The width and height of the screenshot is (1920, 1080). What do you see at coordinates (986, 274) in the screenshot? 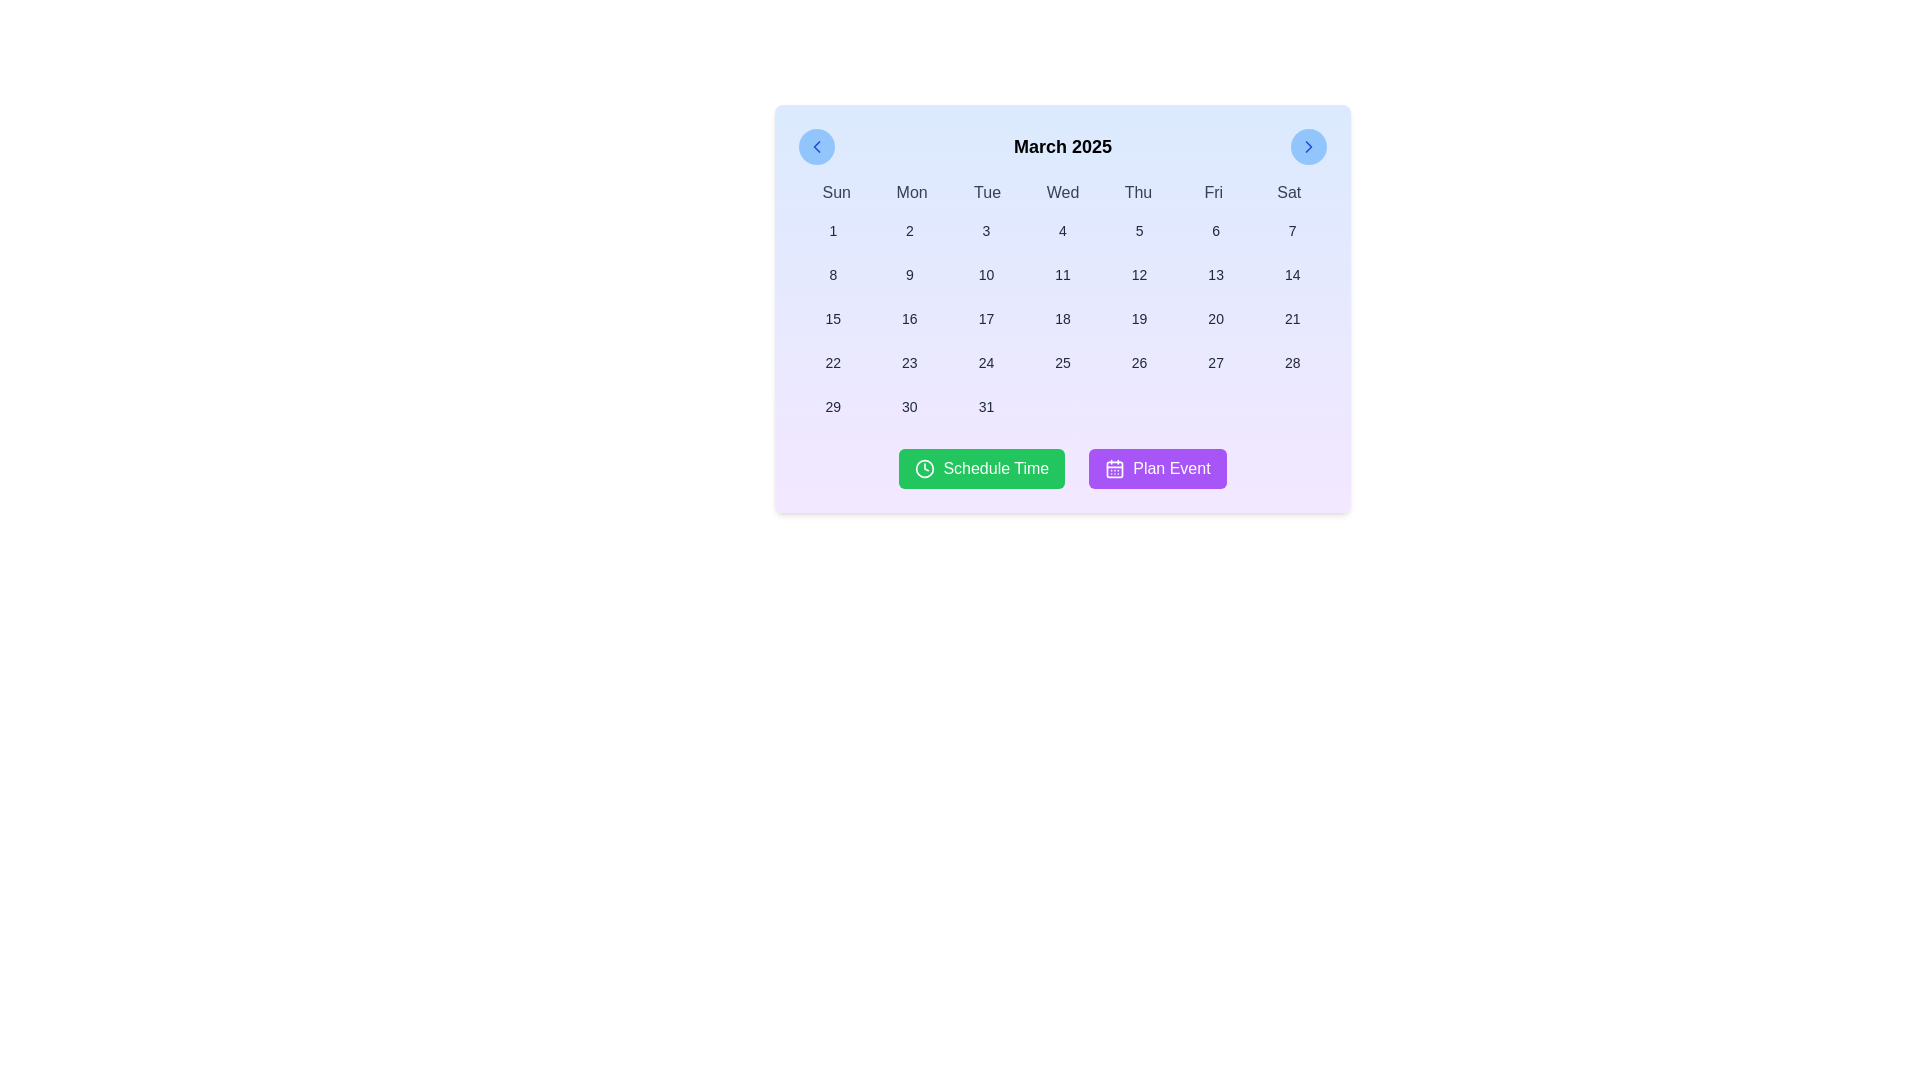
I see `the selectable date button for the date '10'` at bounding box center [986, 274].